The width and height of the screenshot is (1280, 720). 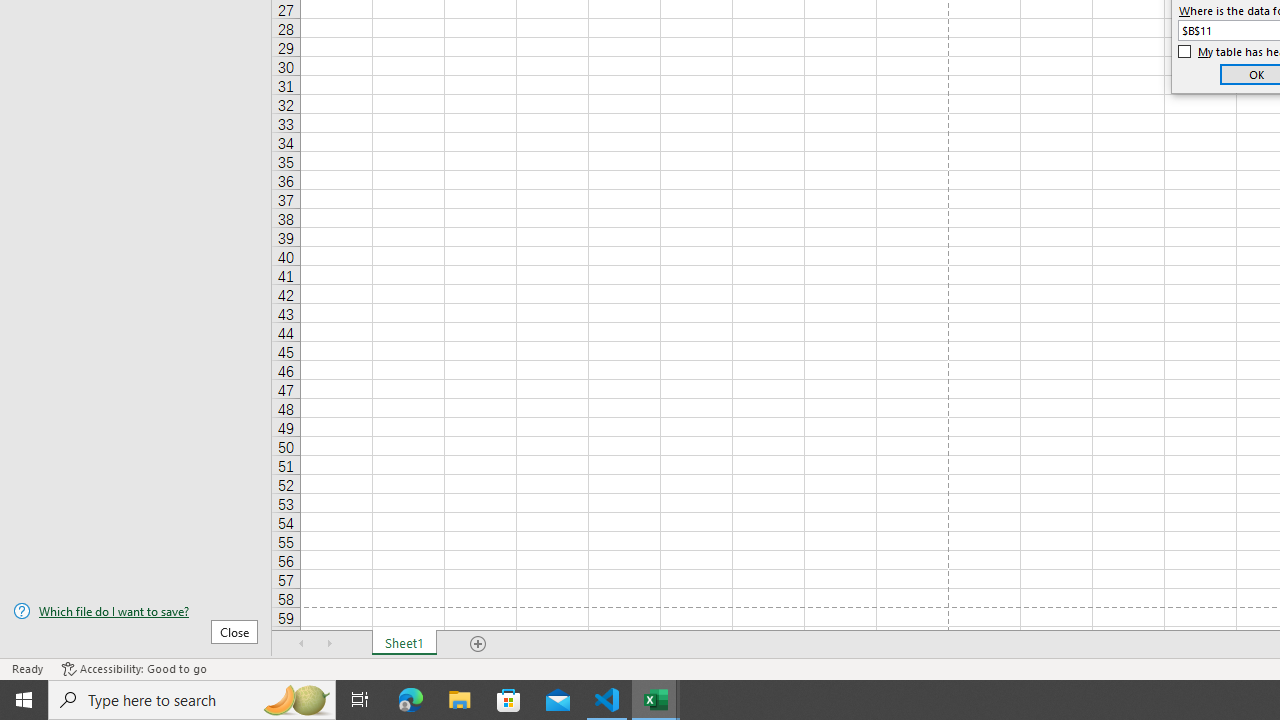 What do you see at coordinates (330, 644) in the screenshot?
I see `'Scroll Right'` at bounding box center [330, 644].